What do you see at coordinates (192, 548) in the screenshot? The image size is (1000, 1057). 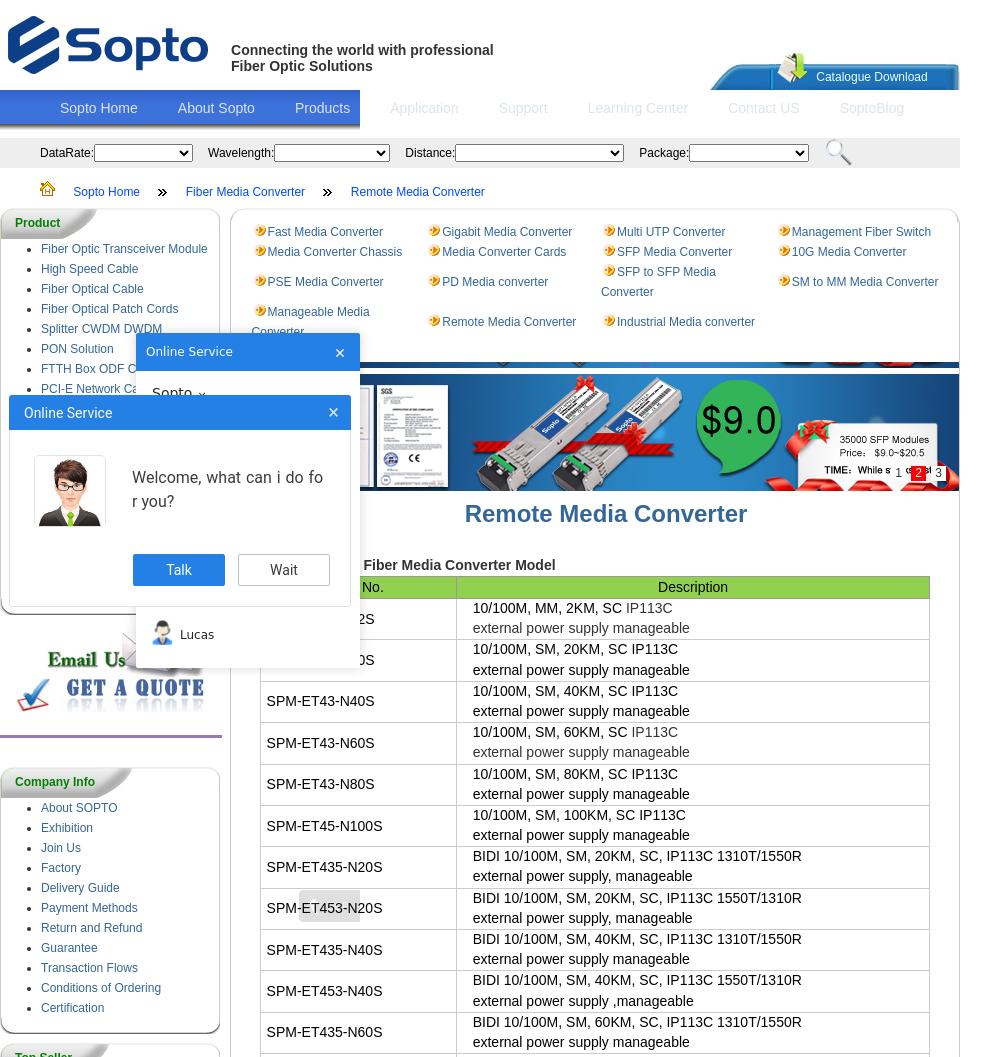 I see `'Sara'` at bounding box center [192, 548].